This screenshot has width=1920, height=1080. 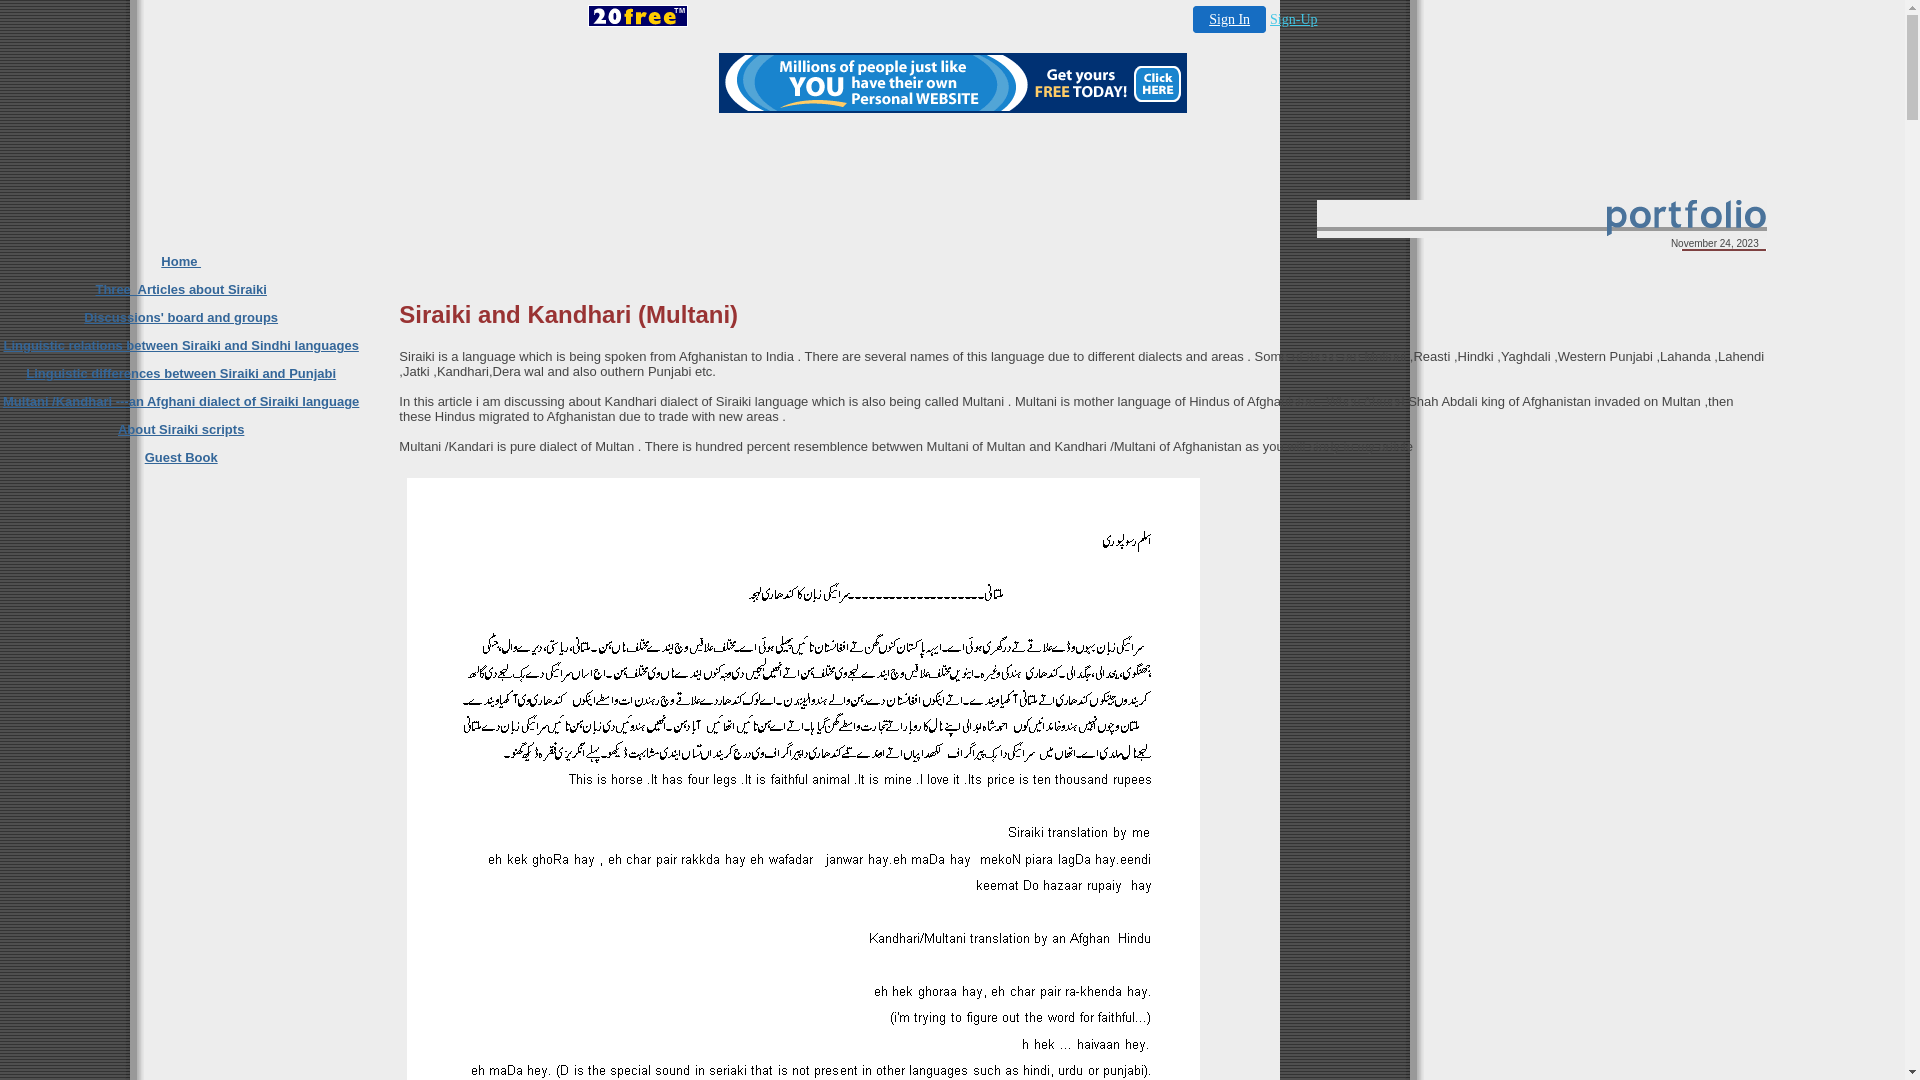 I want to click on 'Linguistic relations between Siraiki and Sindhi languages', so click(x=180, y=344).